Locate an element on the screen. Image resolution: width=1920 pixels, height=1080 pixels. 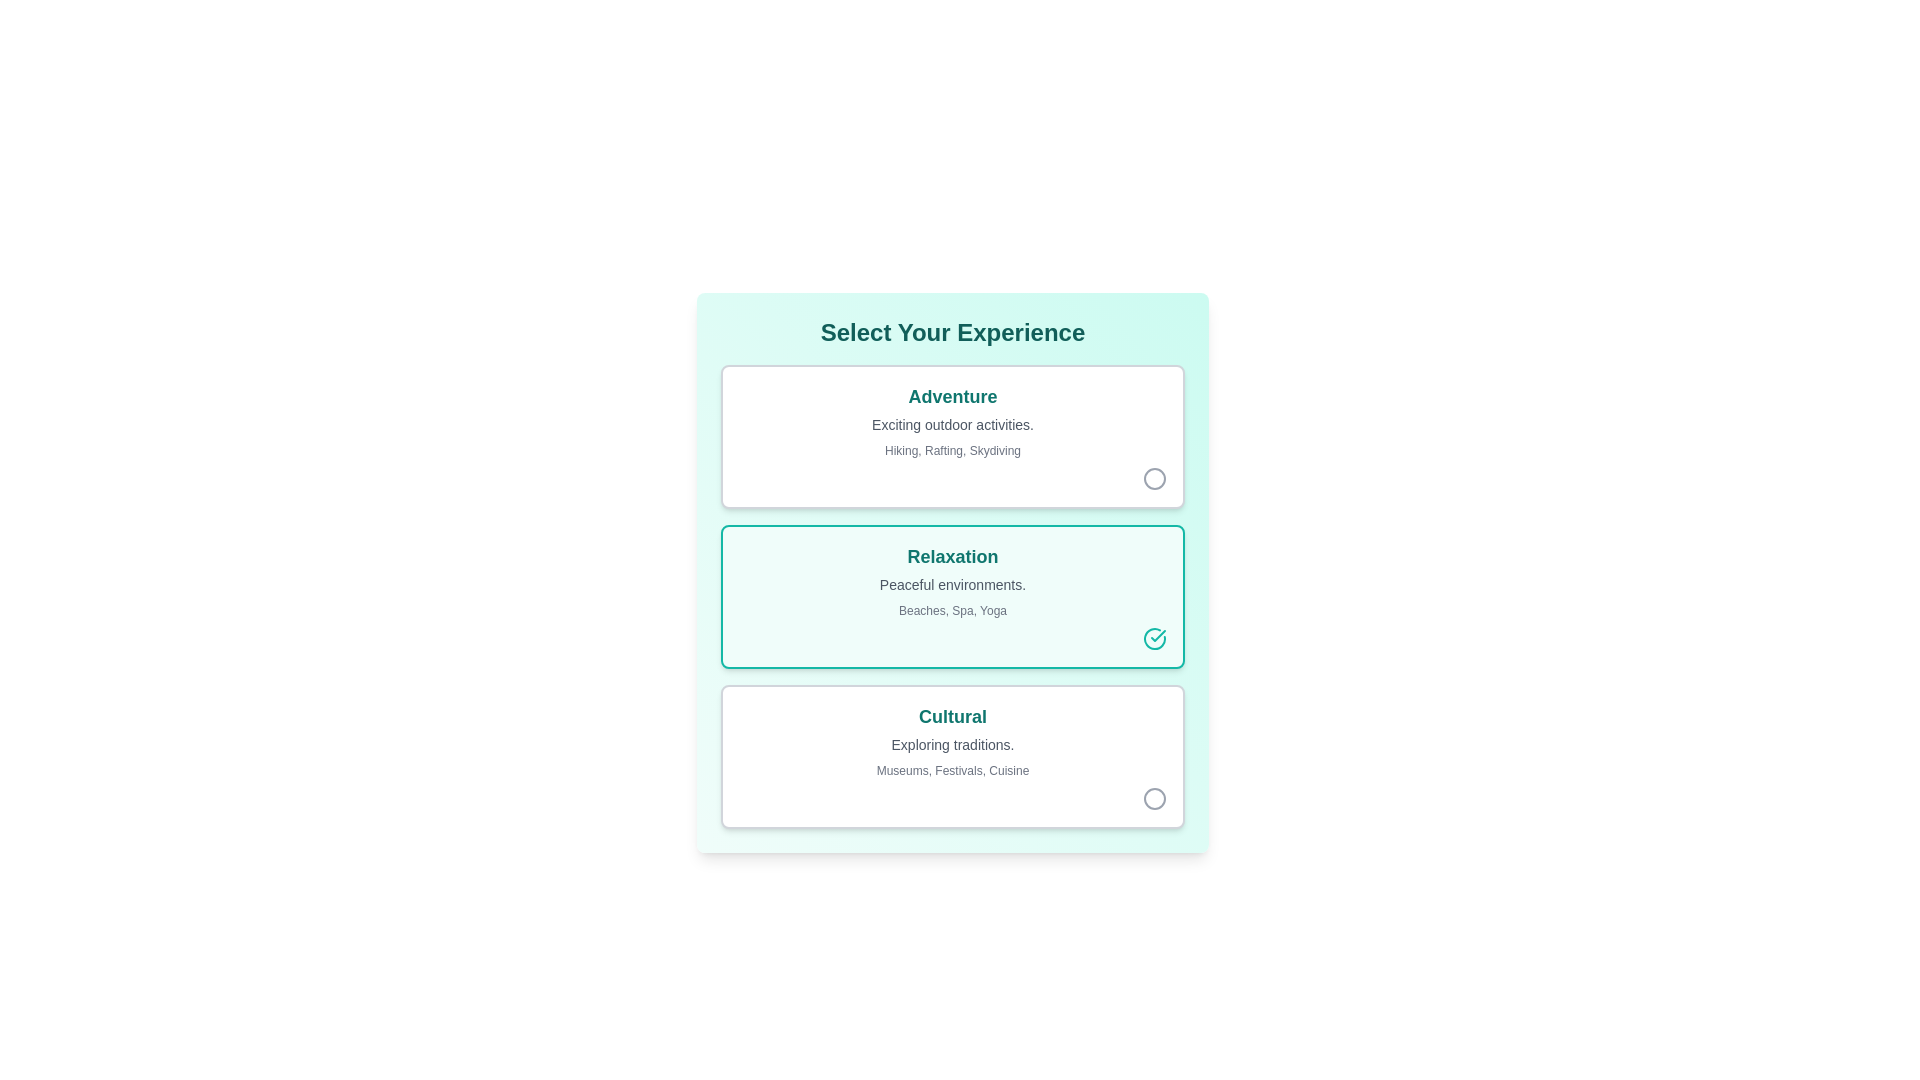
the 'Relaxation' category card located in the vertical list of options between 'Adventure' and 'Cultural' to view its content is located at coordinates (952, 596).